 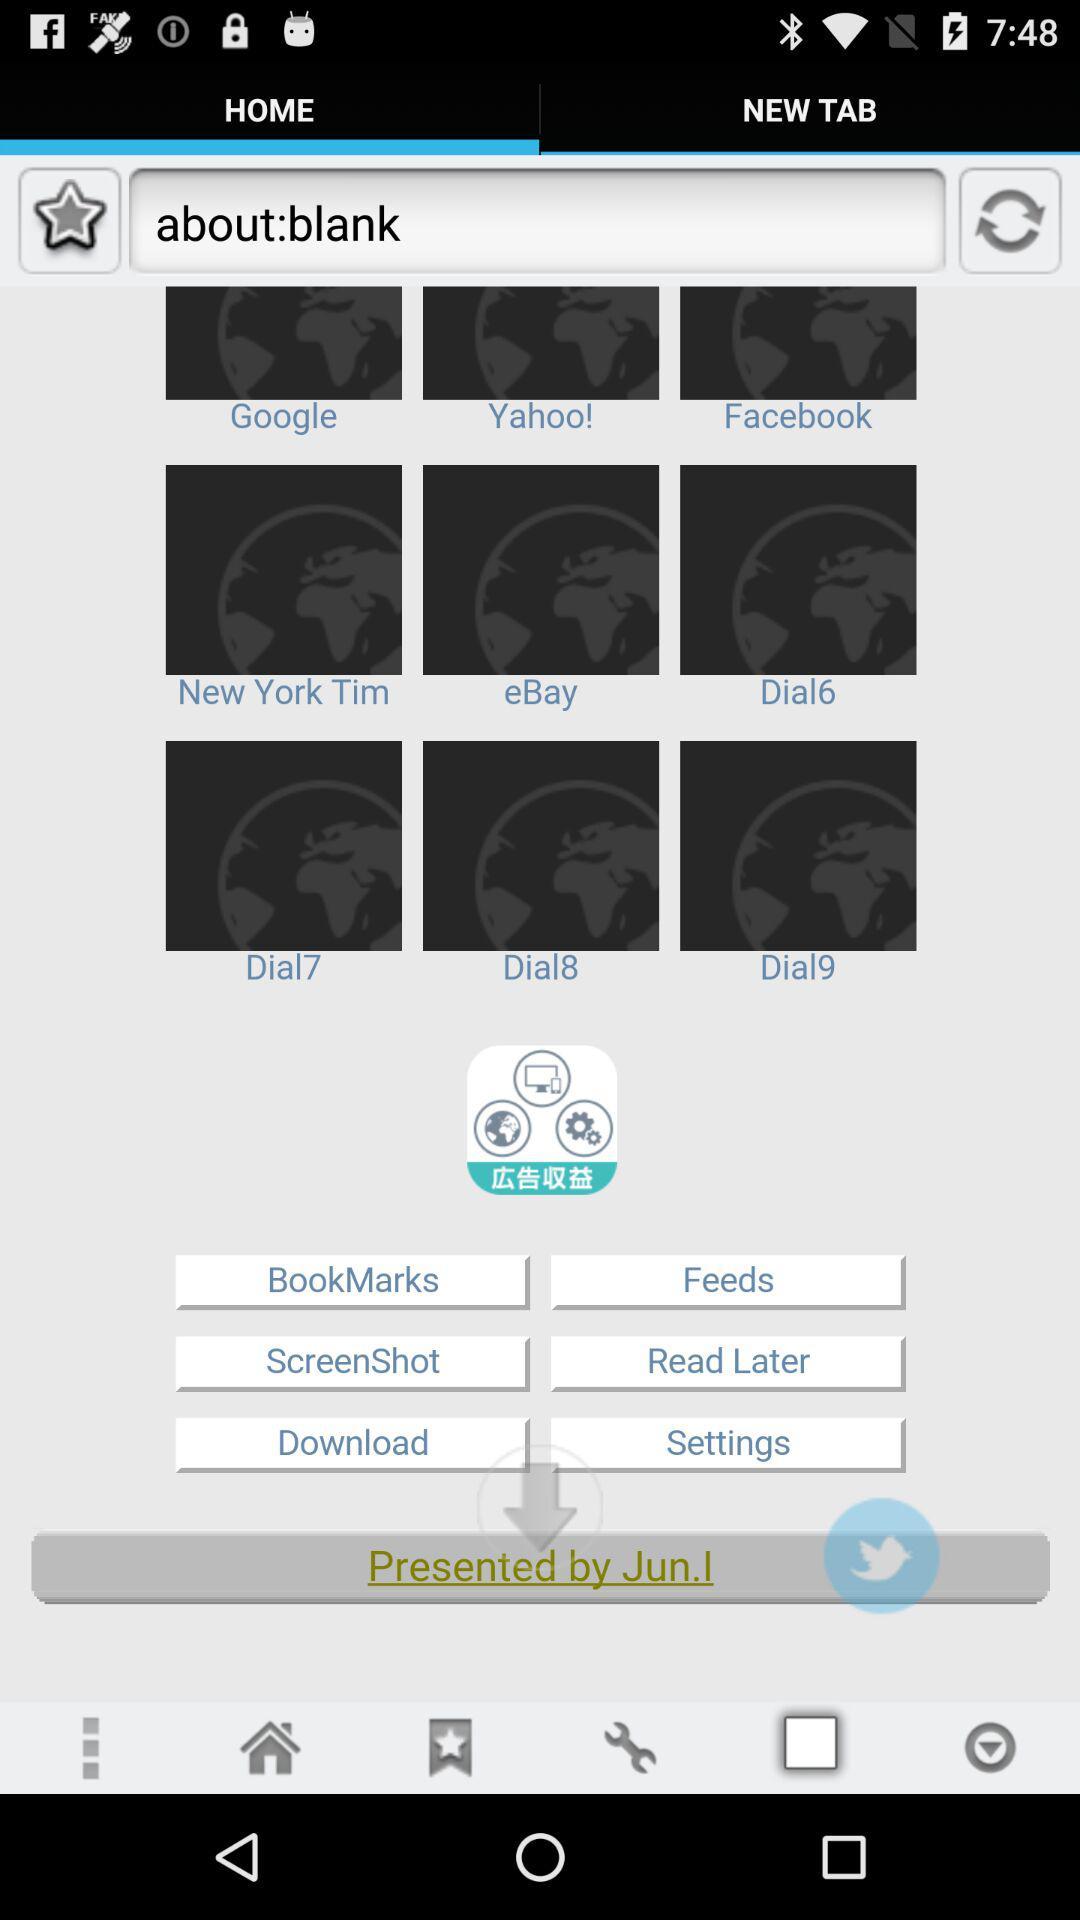 I want to click on option button, so click(x=990, y=1746).